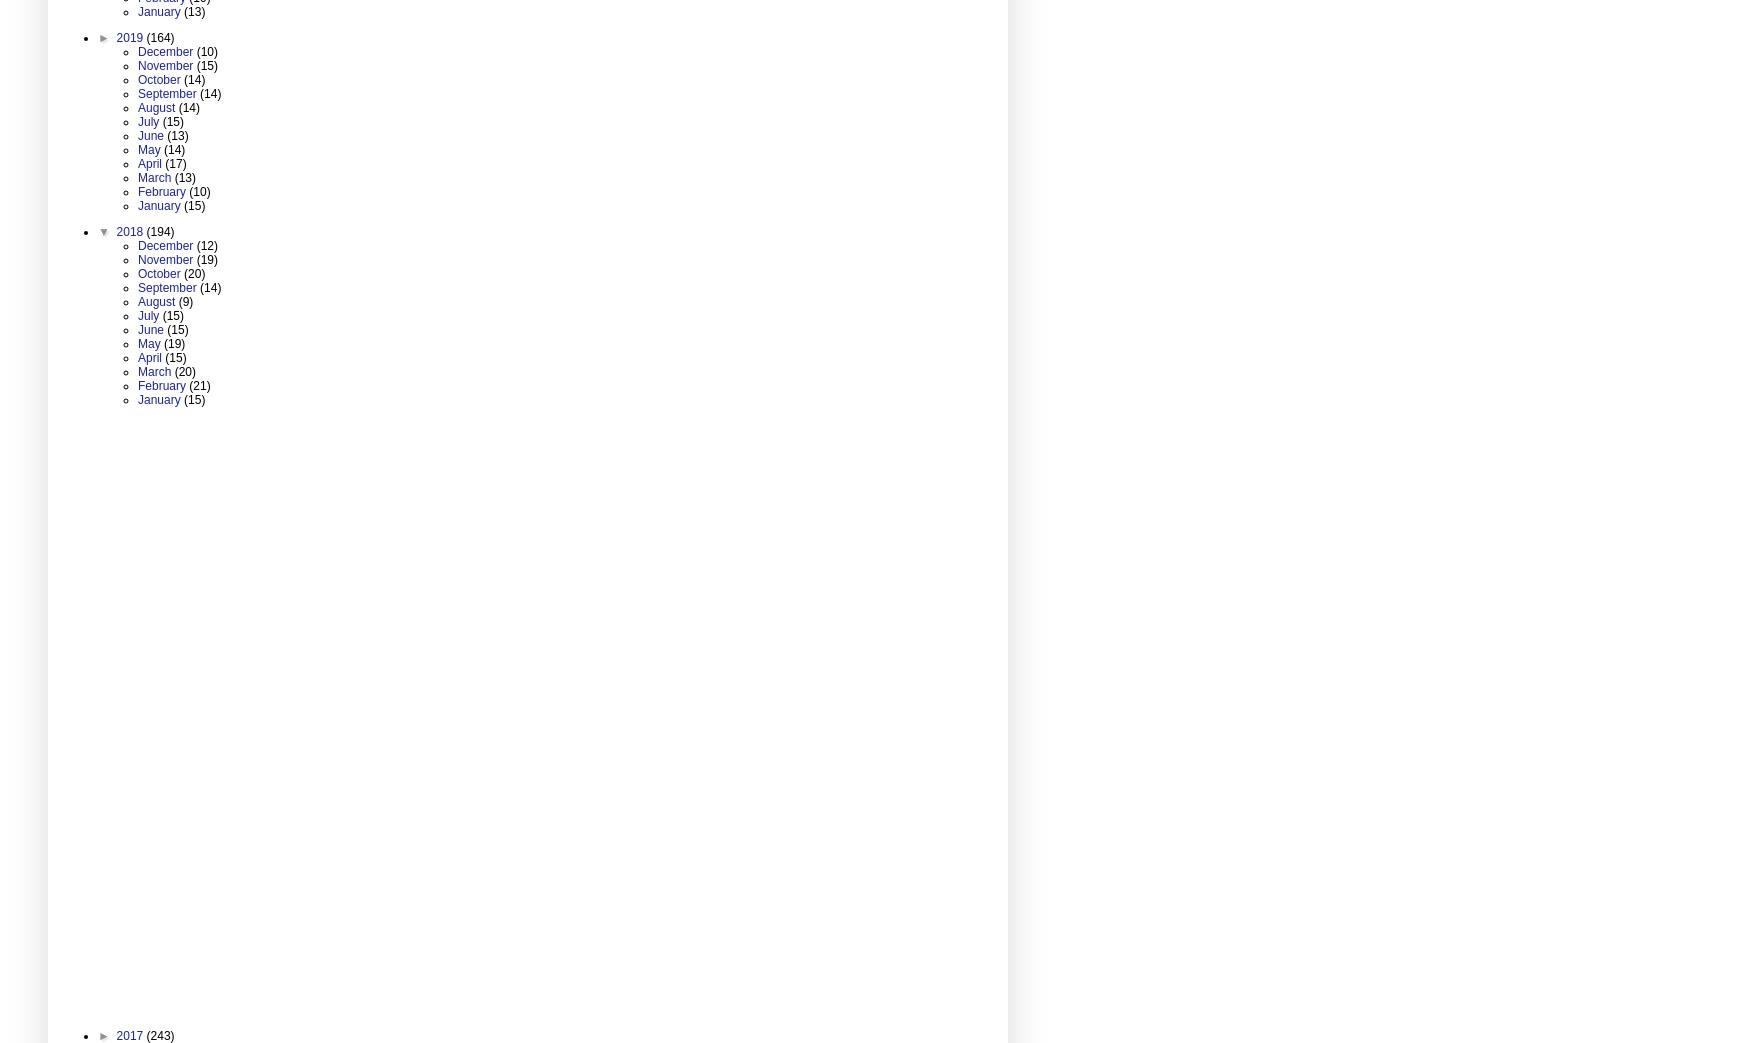 This screenshot has width=1740, height=1043. What do you see at coordinates (130, 36) in the screenshot?
I see `'2019'` at bounding box center [130, 36].